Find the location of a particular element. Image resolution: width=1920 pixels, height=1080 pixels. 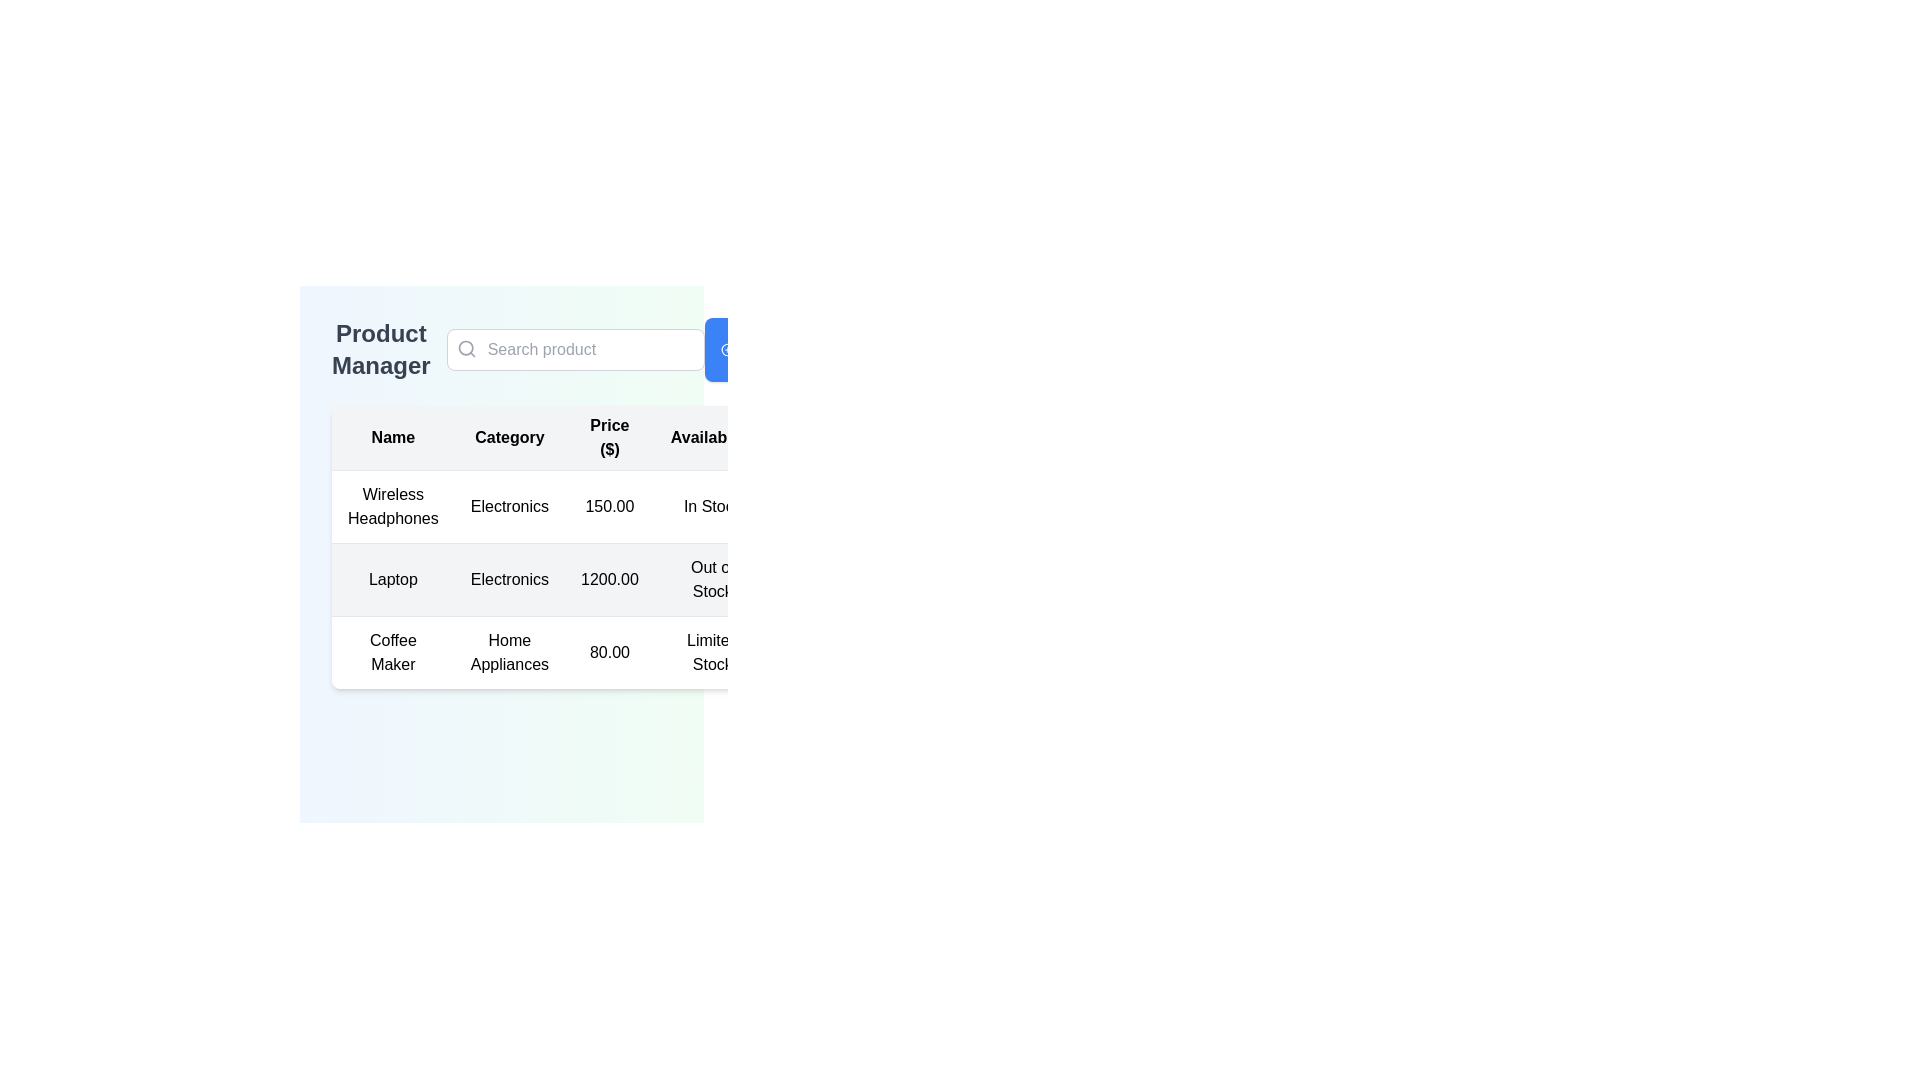

the main product information table displayed prominently below the search bar is located at coordinates (606, 579).